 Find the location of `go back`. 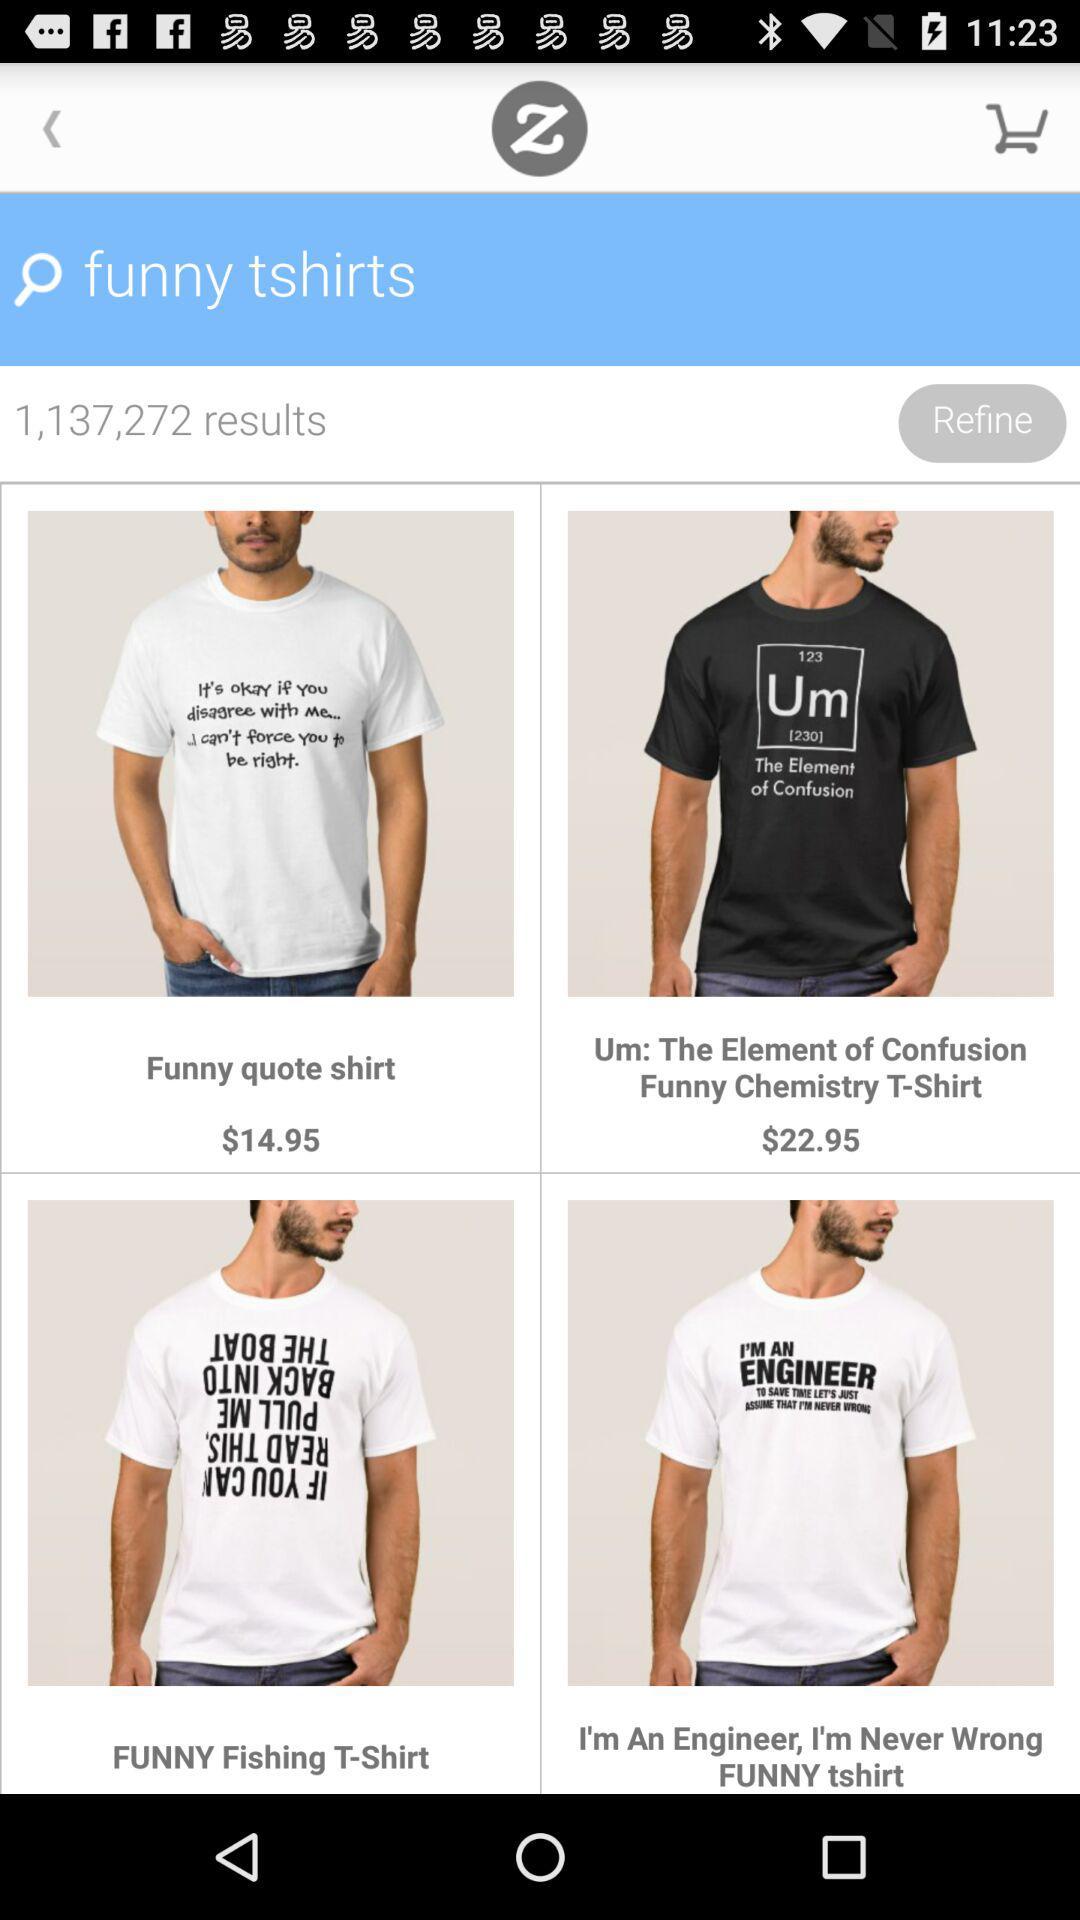

go back is located at coordinates (51, 127).